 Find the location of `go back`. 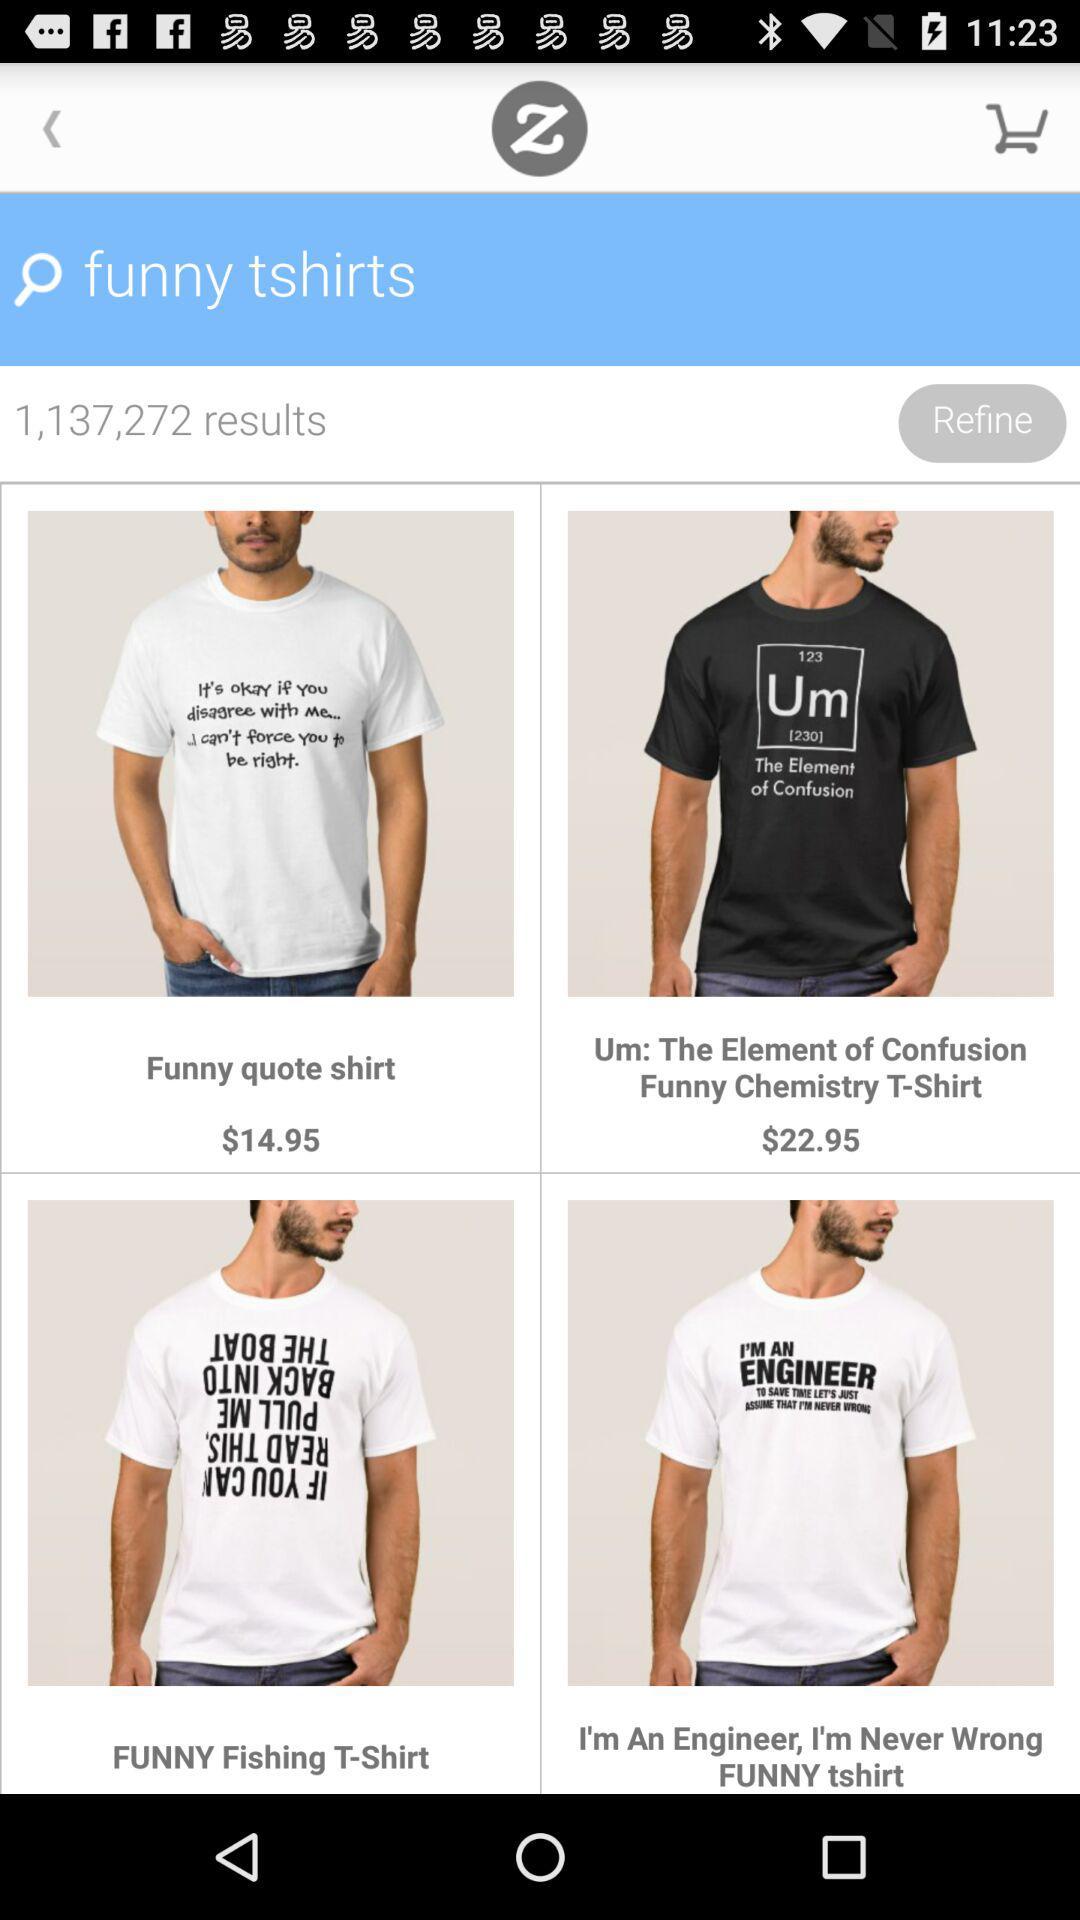

go back is located at coordinates (51, 127).